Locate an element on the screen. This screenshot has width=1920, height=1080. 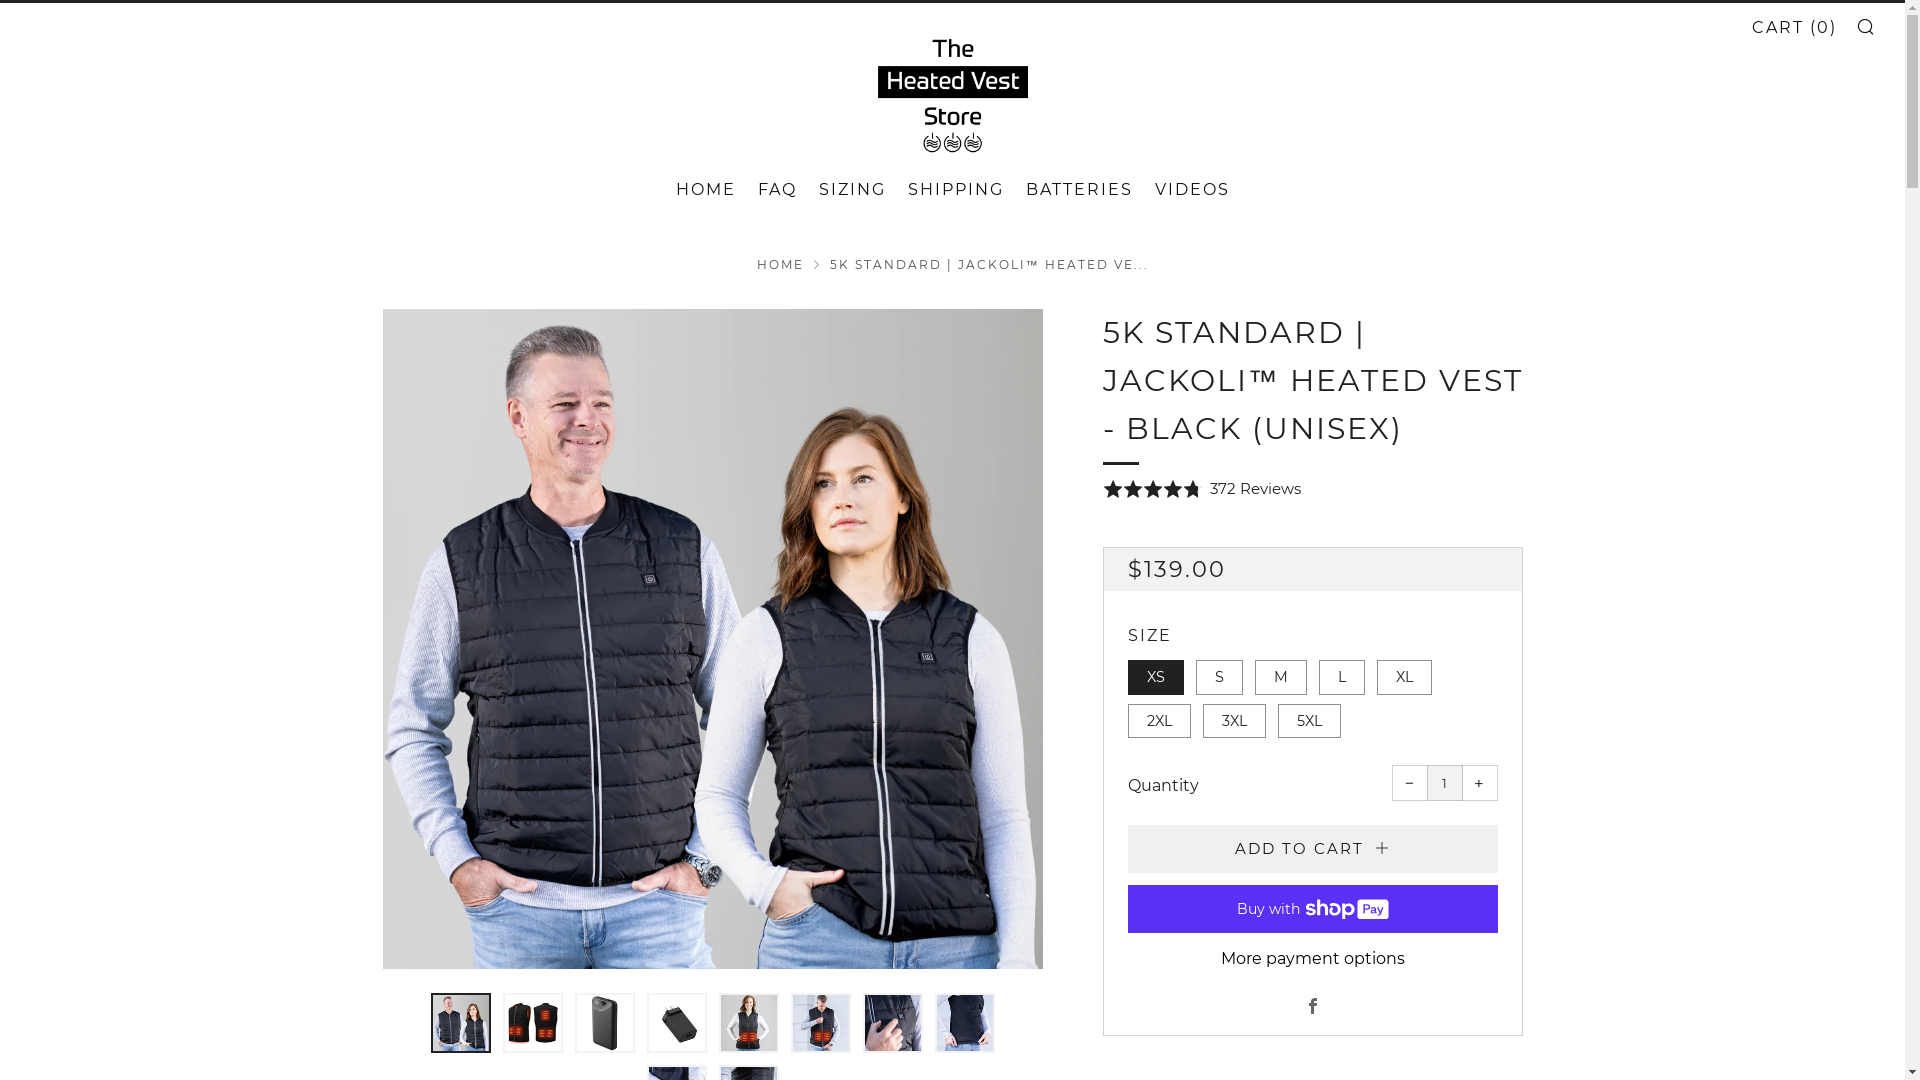
'Facebook' is located at coordinates (1311, 1007).